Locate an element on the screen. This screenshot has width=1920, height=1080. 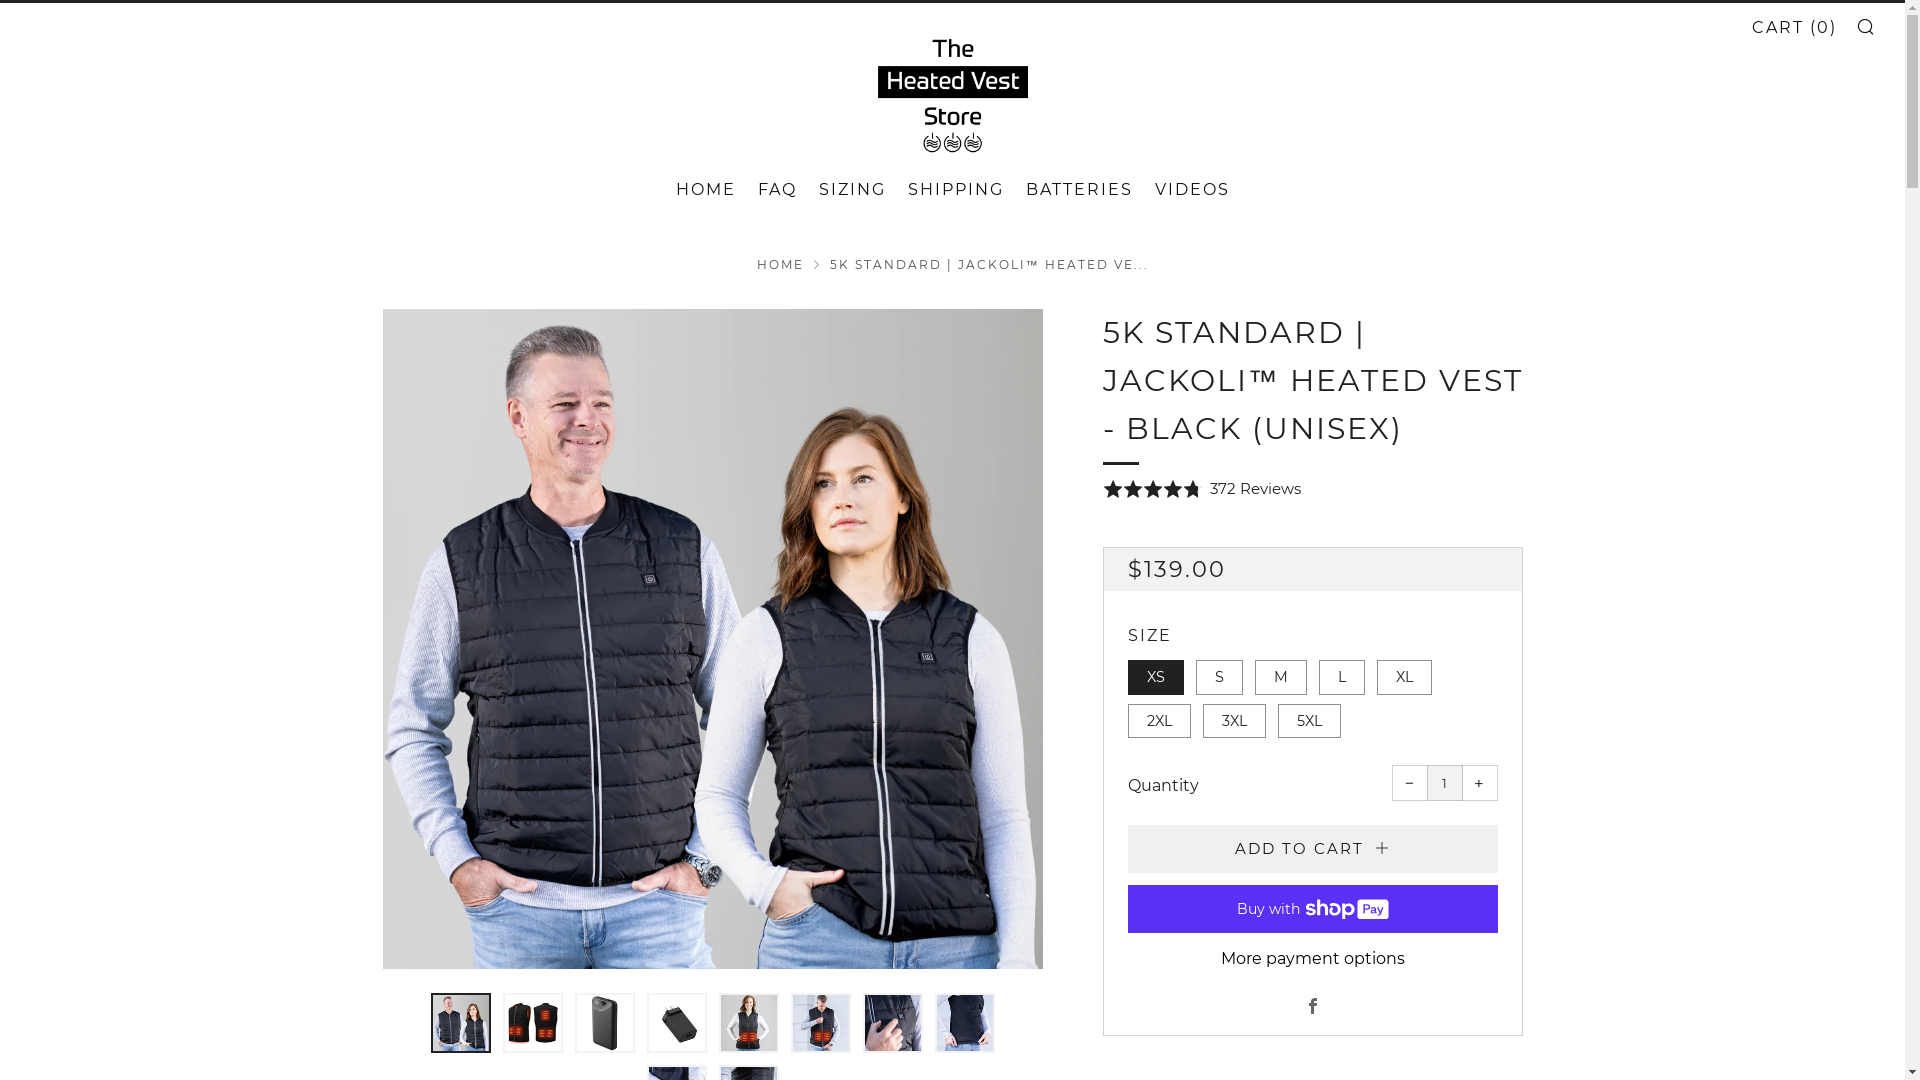
'Facebook' is located at coordinates (1311, 1007).